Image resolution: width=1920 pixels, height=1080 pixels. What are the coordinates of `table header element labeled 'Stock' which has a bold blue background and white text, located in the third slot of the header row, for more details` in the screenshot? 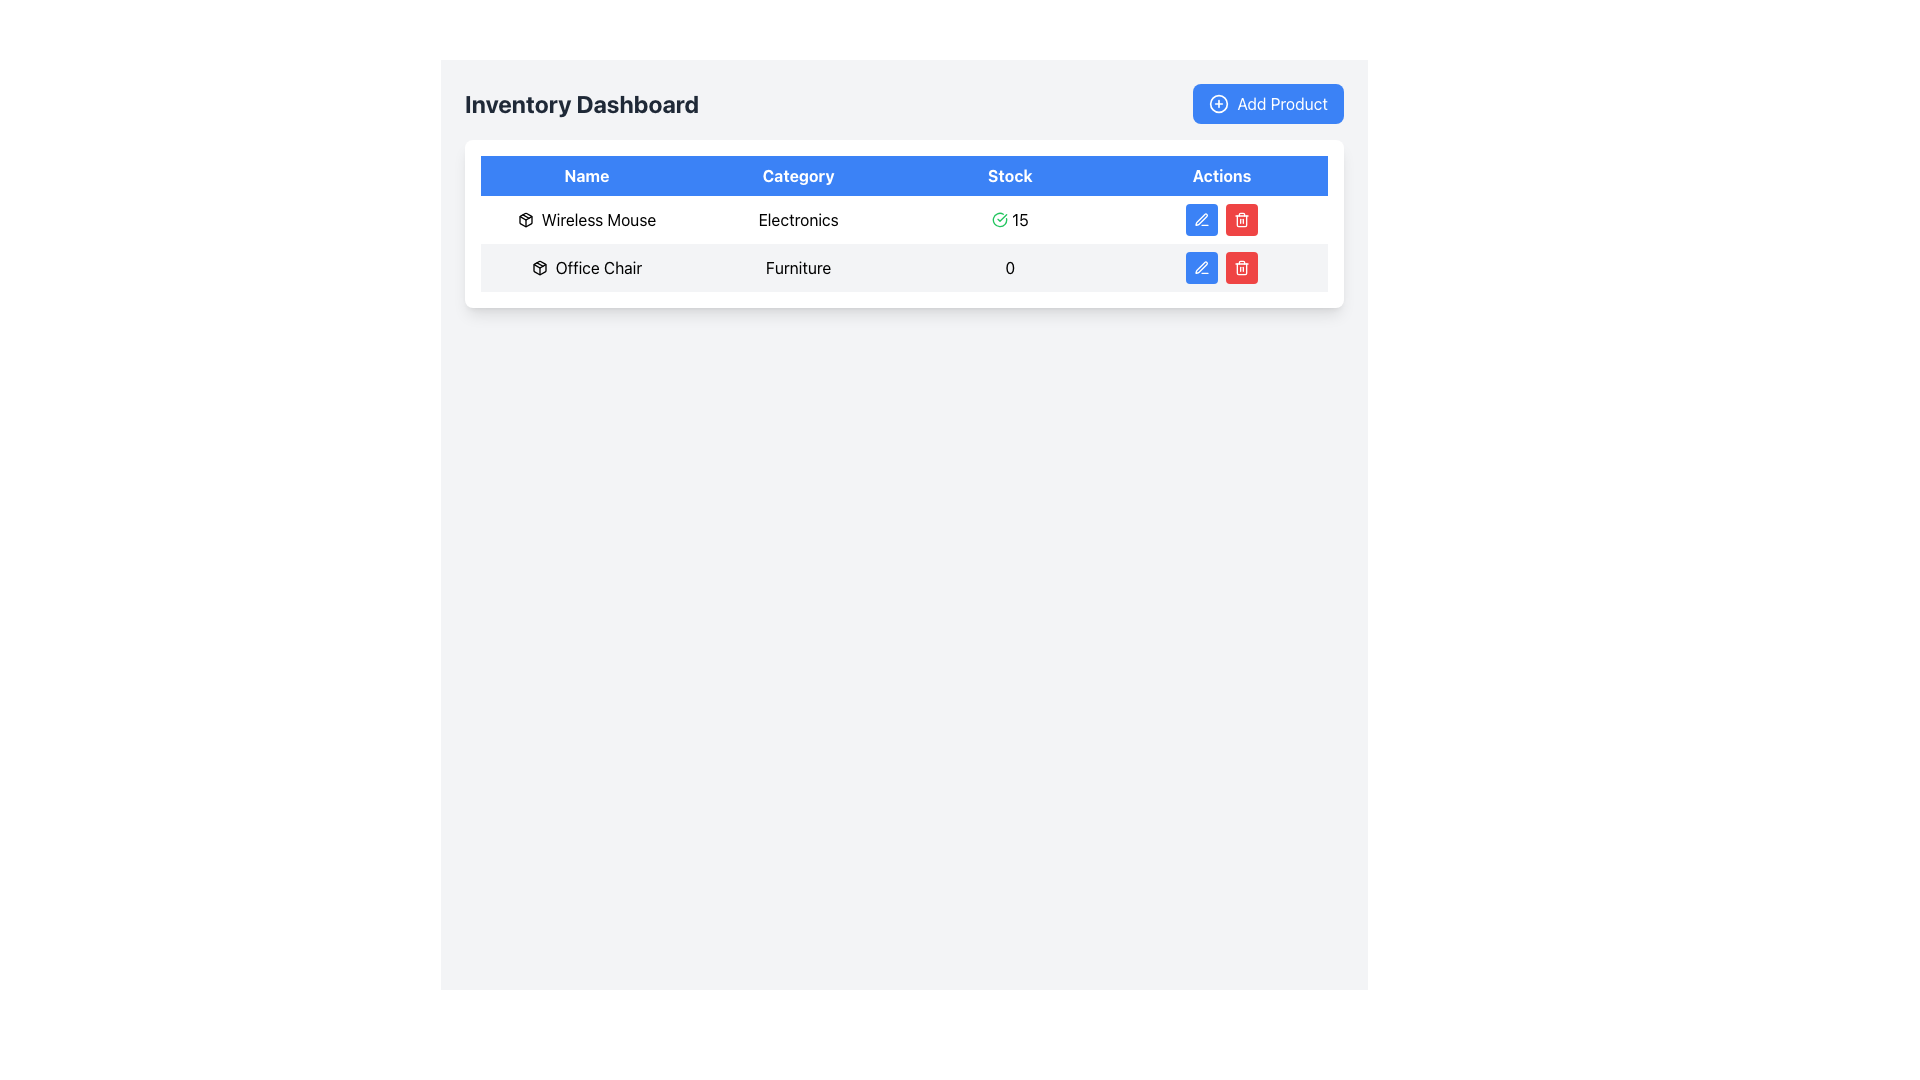 It's located at (1010, 175).